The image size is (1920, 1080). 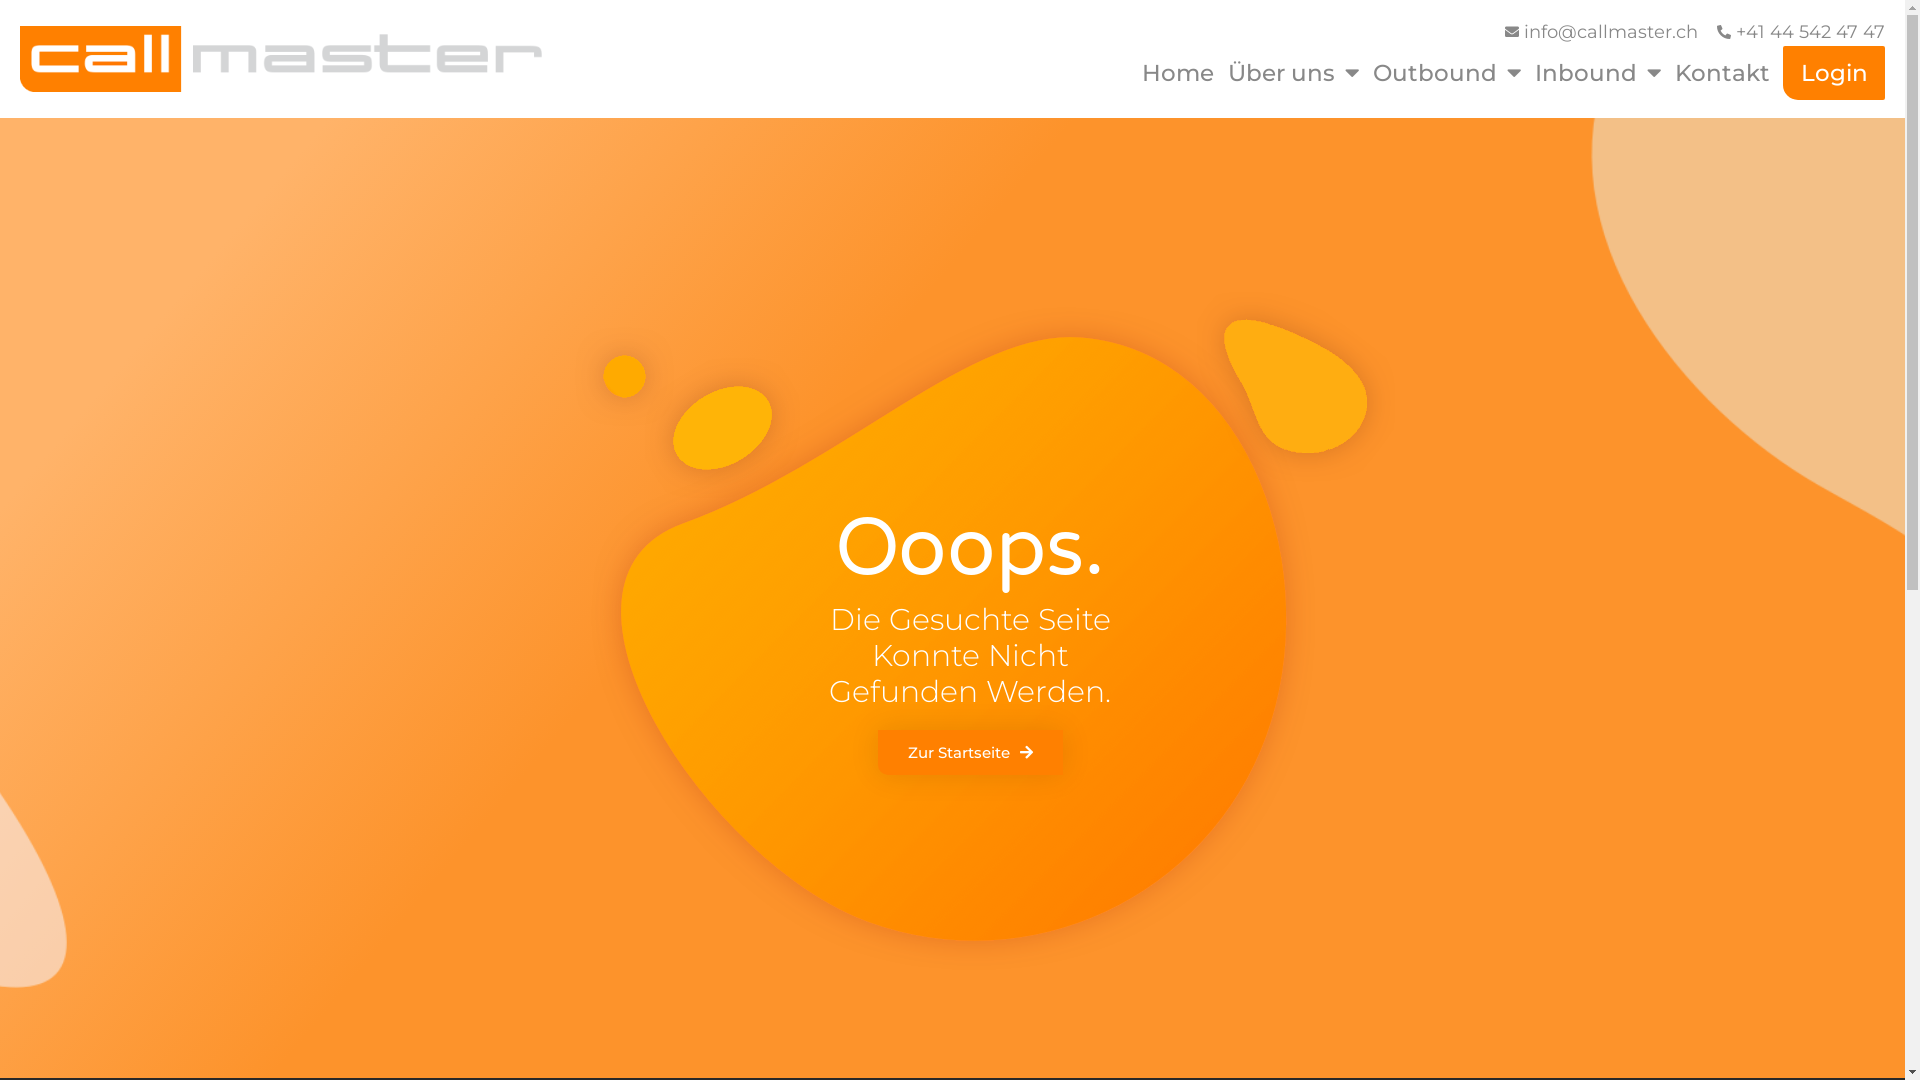 What do you see at coordinates (1800, 32) in the screenshot?
I see `'+41 44 542 47 47'` at bounding box center [1800, 32].